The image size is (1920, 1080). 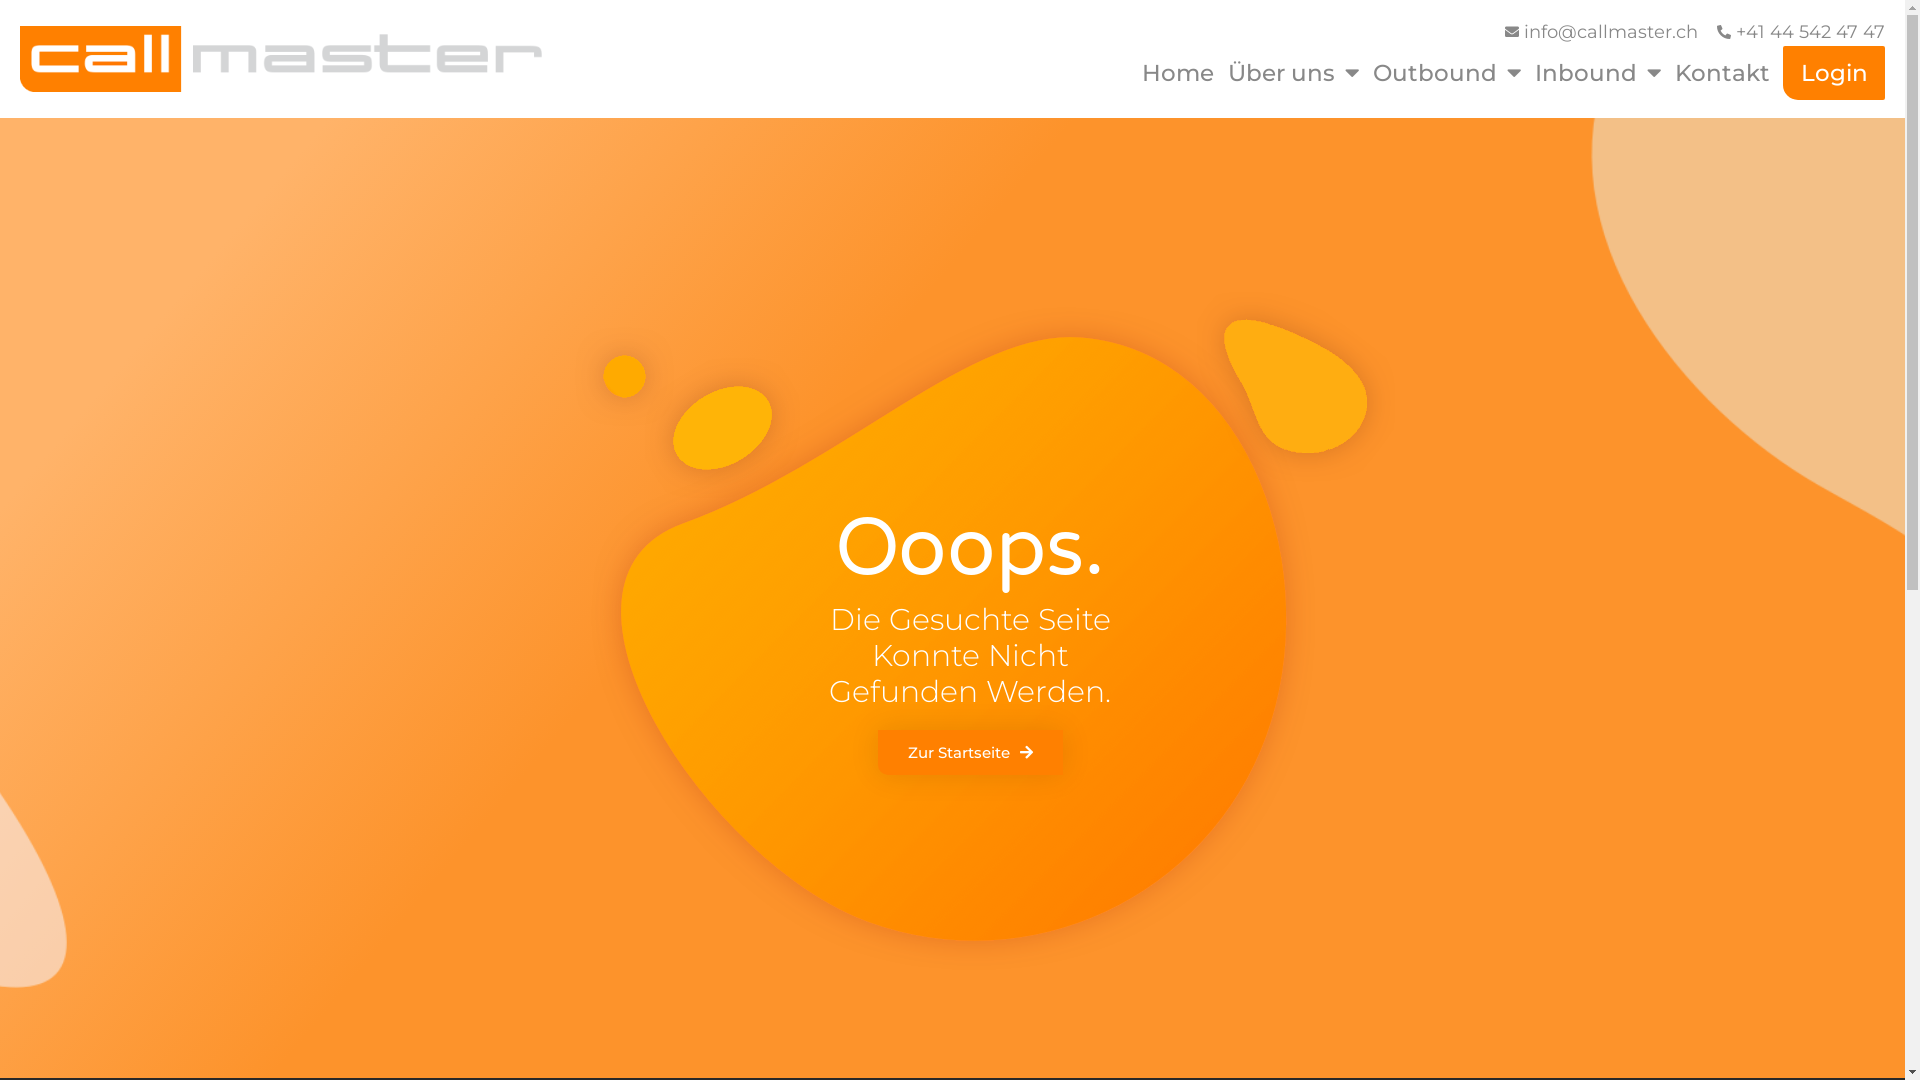 What do you see at coordinates (1800, 32) in the screenshot?
I see `'+41 44 542 47 47'` at bounding box center [1800, 32].